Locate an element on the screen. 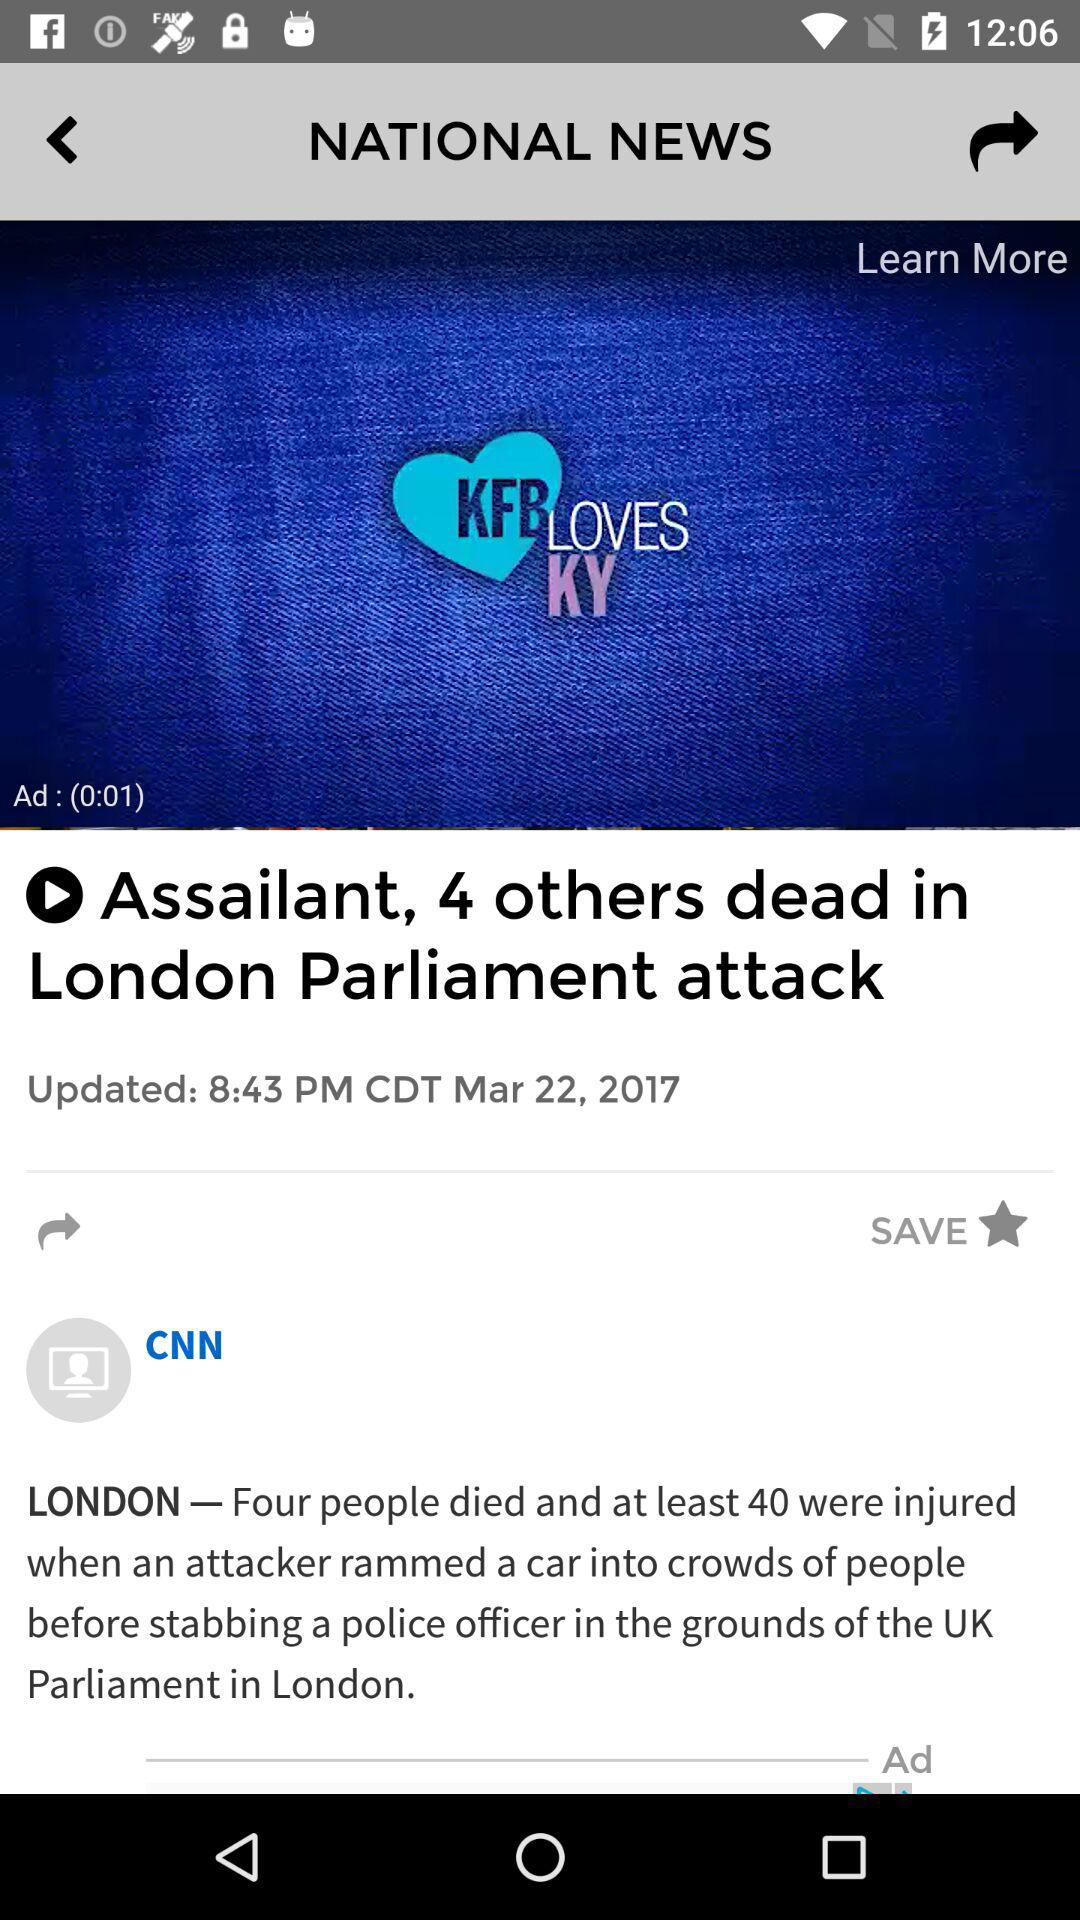 The image size is (1080, 1920). the cnn item is located at coordinates (184, 1346).